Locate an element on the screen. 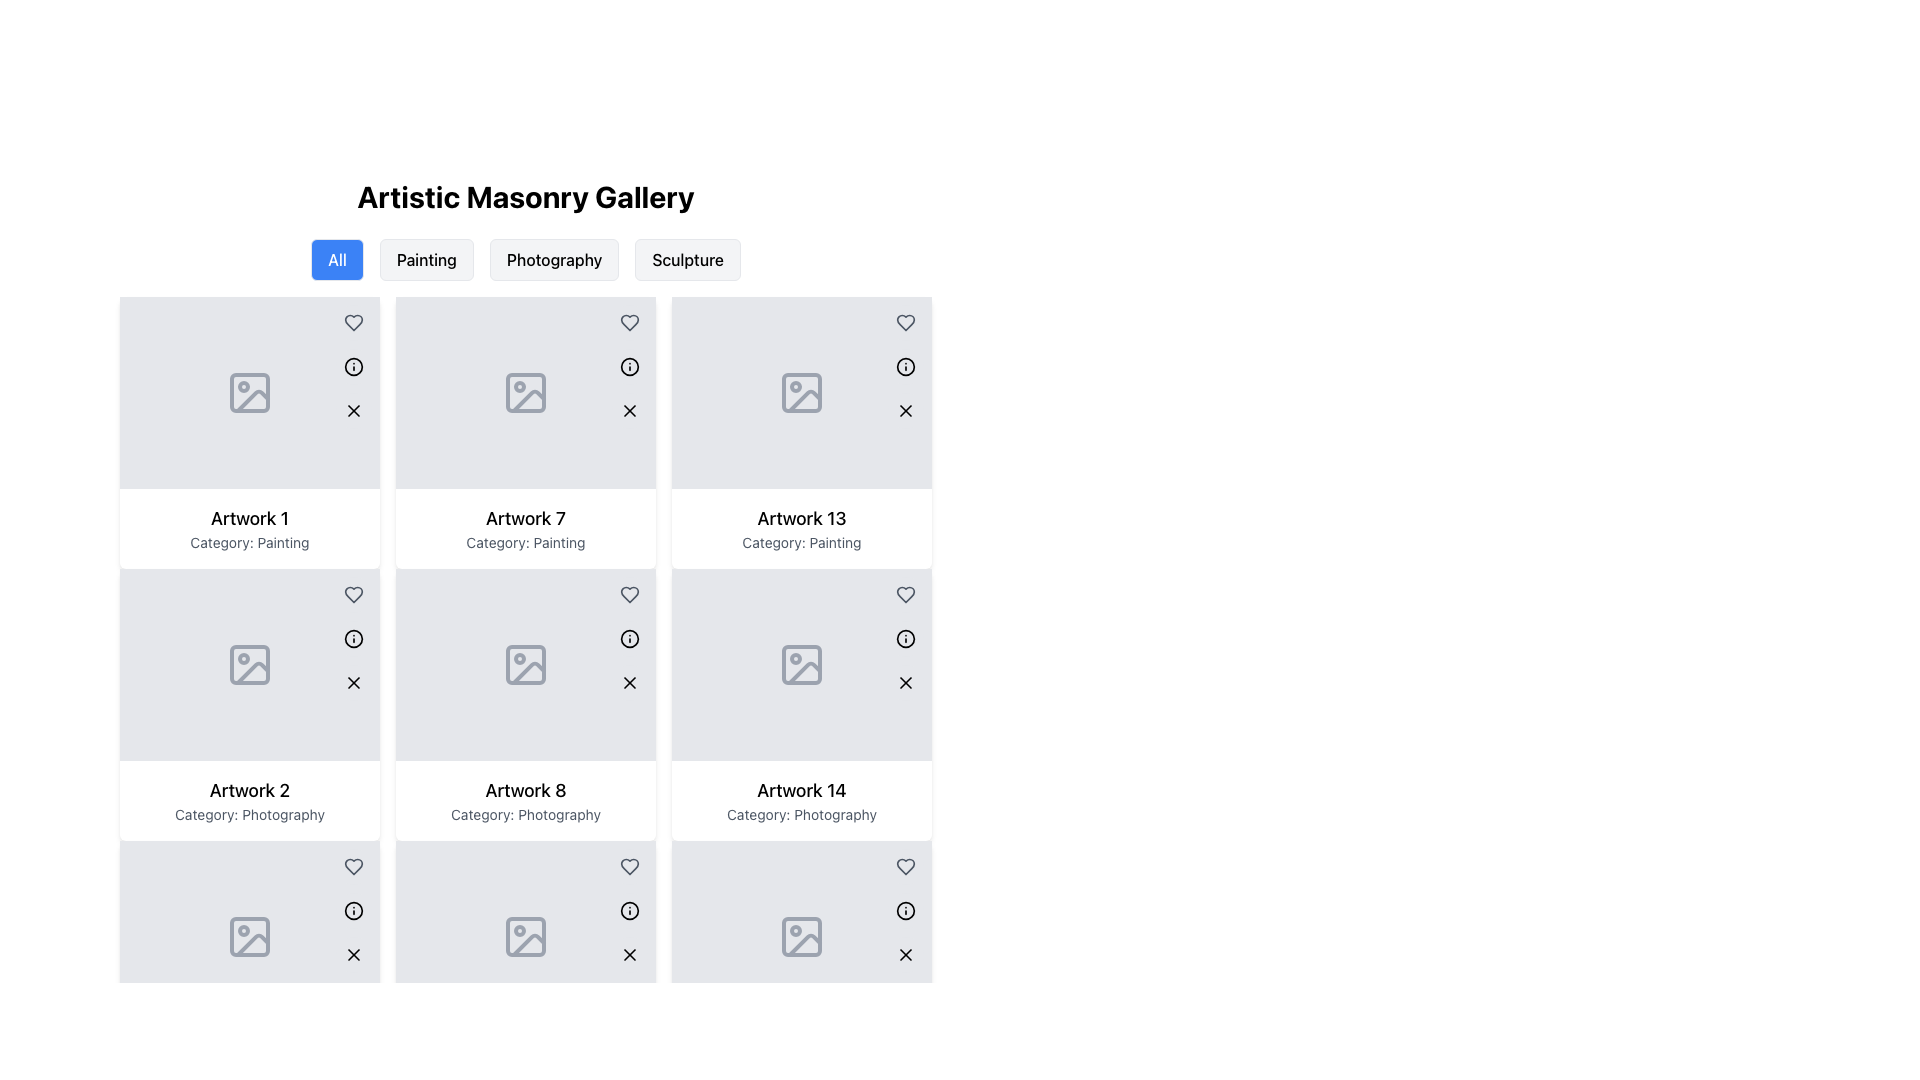 This screenshot has width=1920, height=1080. the close button icon located at the bottom-right corner of the 'Artwork 8' card in the Photography category is located at coordinates (628, 681).